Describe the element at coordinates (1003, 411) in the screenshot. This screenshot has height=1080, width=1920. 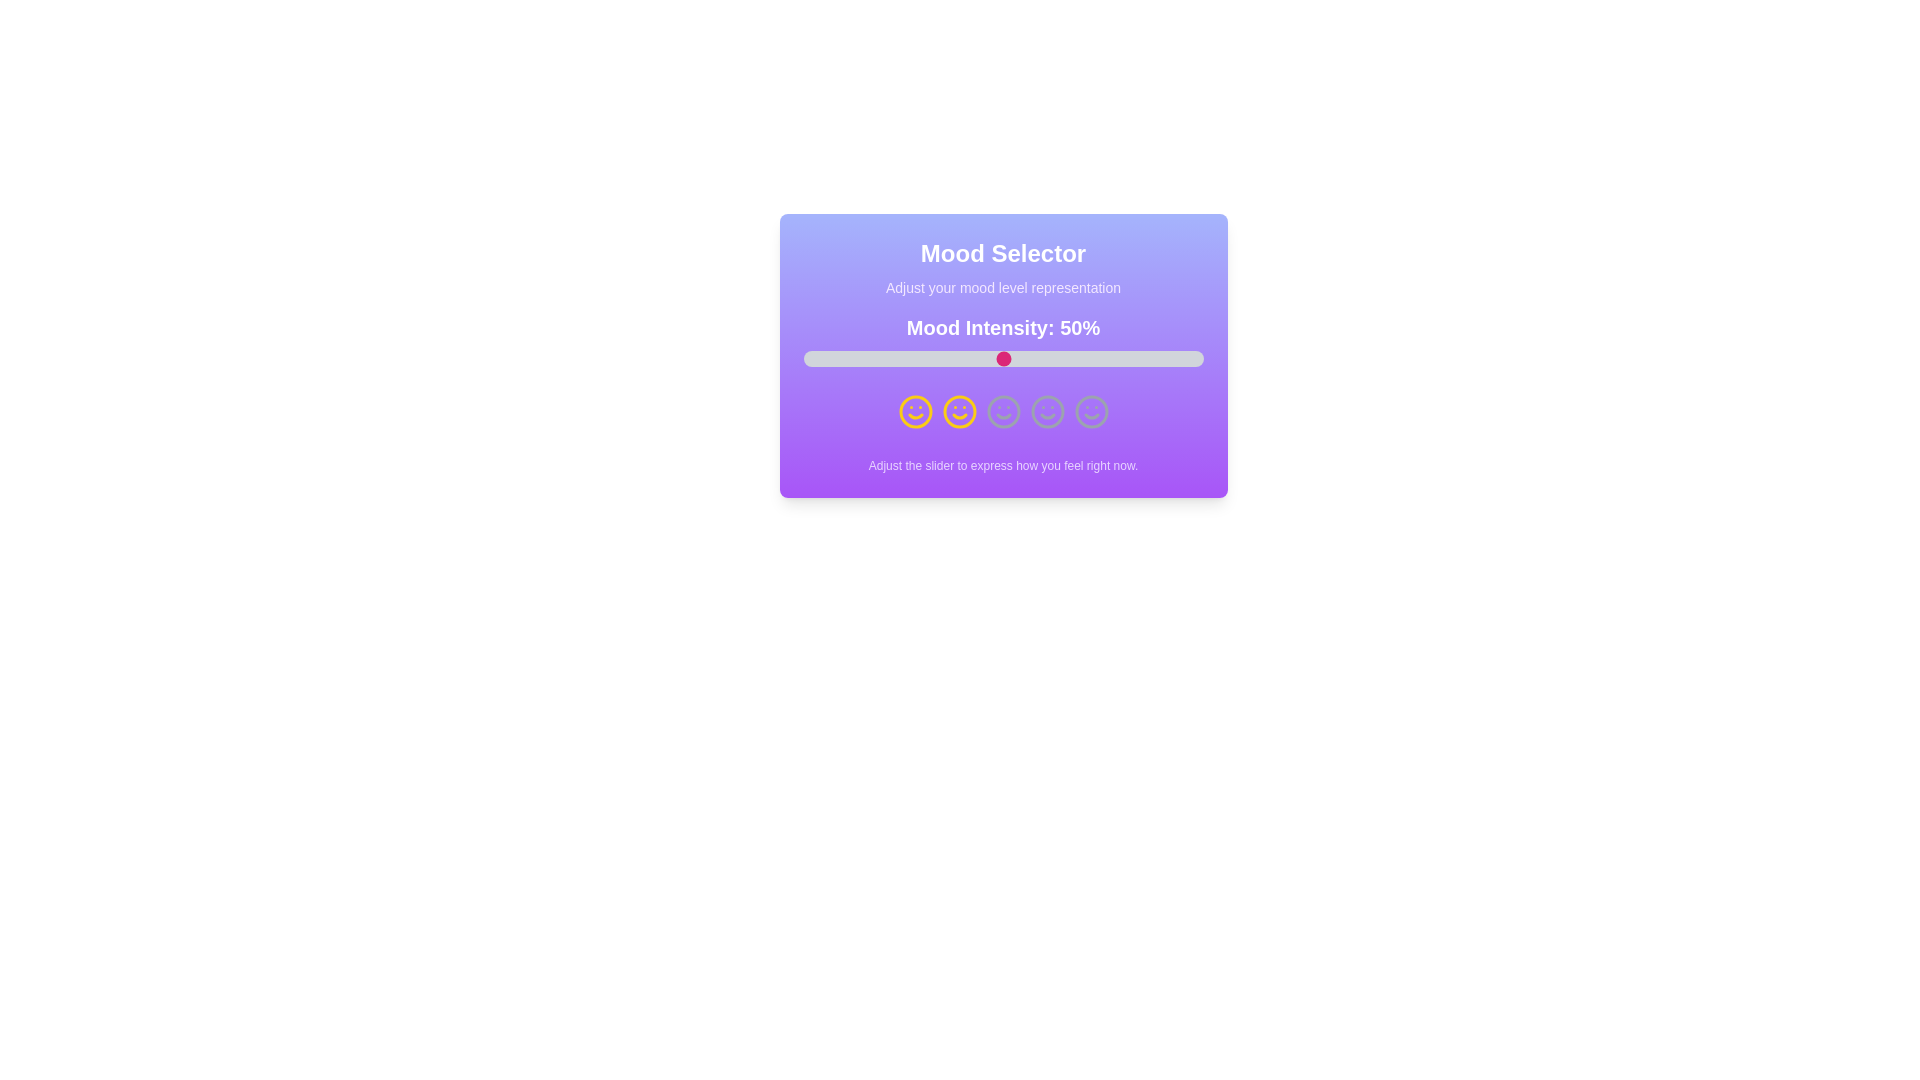
I see `the smiley icon representing neutral mood` at that location.